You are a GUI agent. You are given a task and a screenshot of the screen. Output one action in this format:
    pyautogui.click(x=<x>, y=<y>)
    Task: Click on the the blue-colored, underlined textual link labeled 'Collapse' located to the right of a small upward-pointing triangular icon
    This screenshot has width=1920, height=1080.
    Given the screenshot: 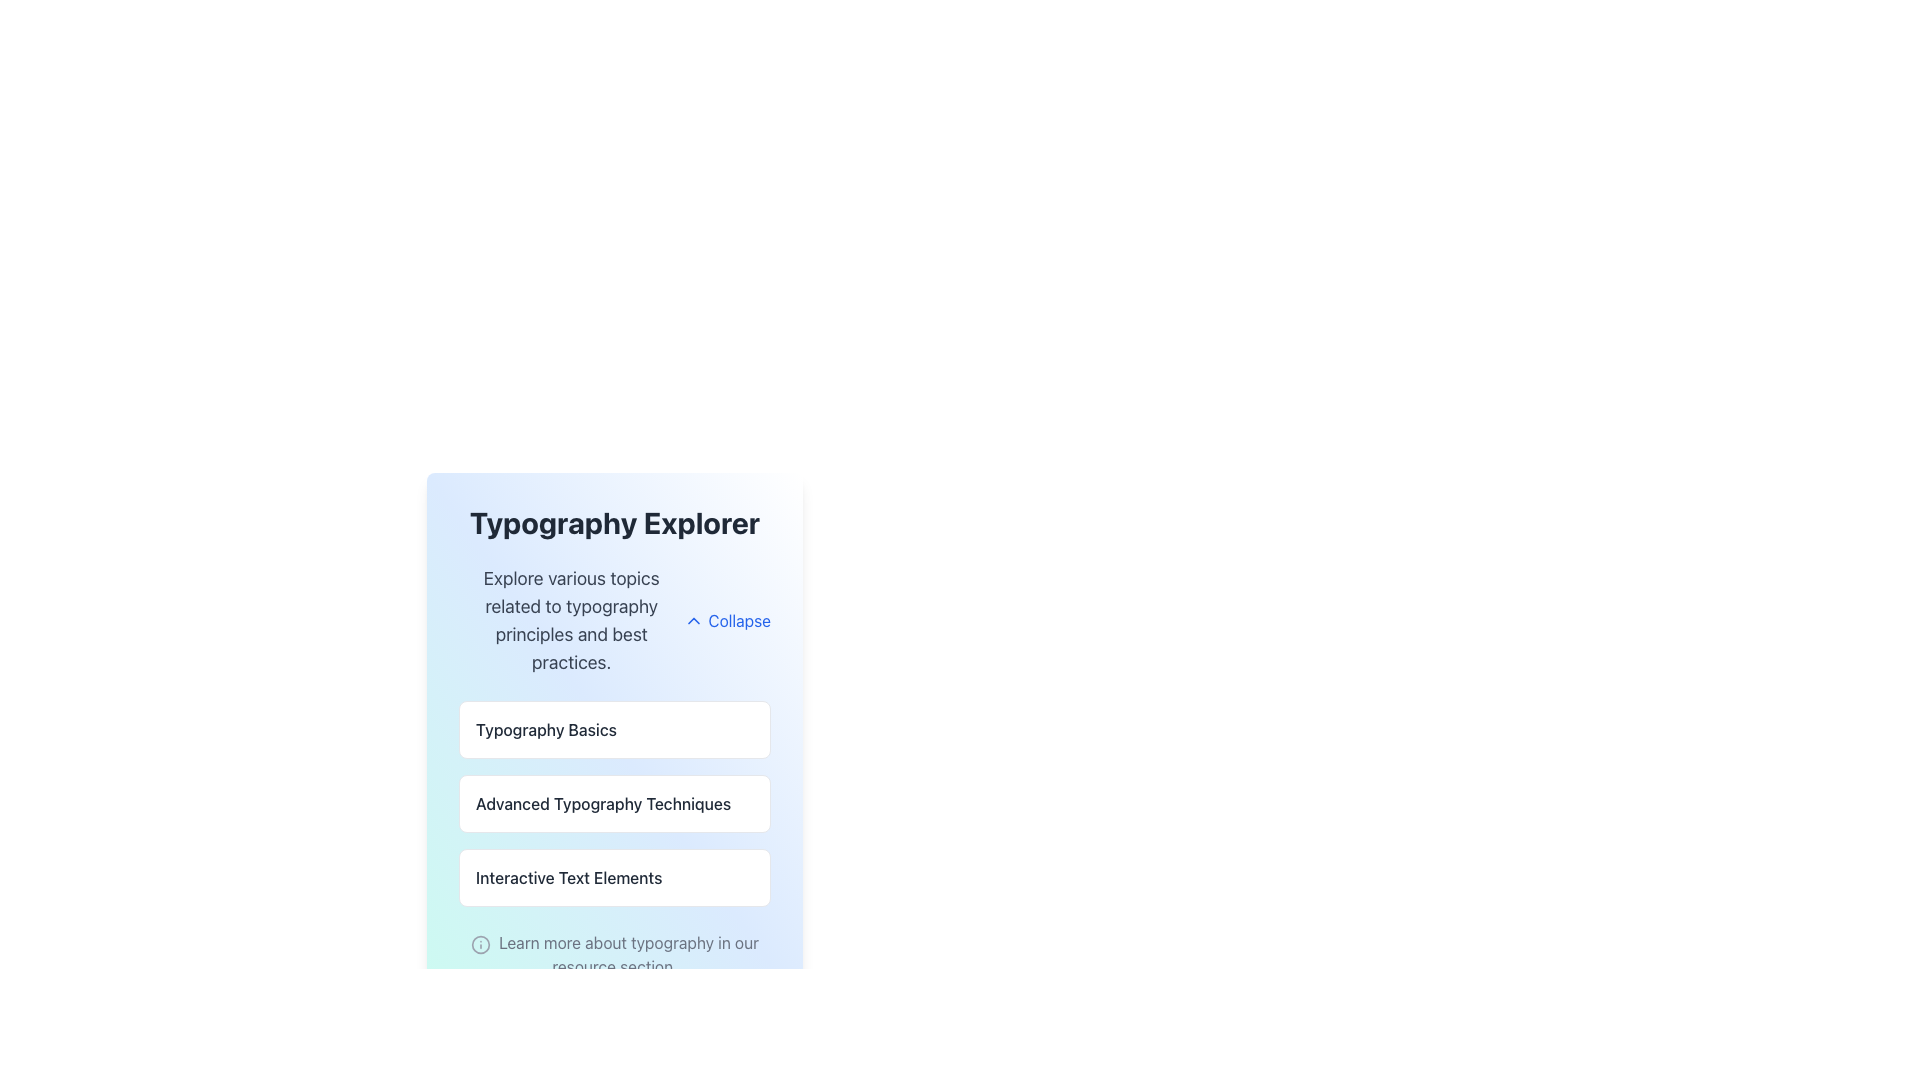 What is the action you would take?
    pyautogui.click(x=726, y=620)
    